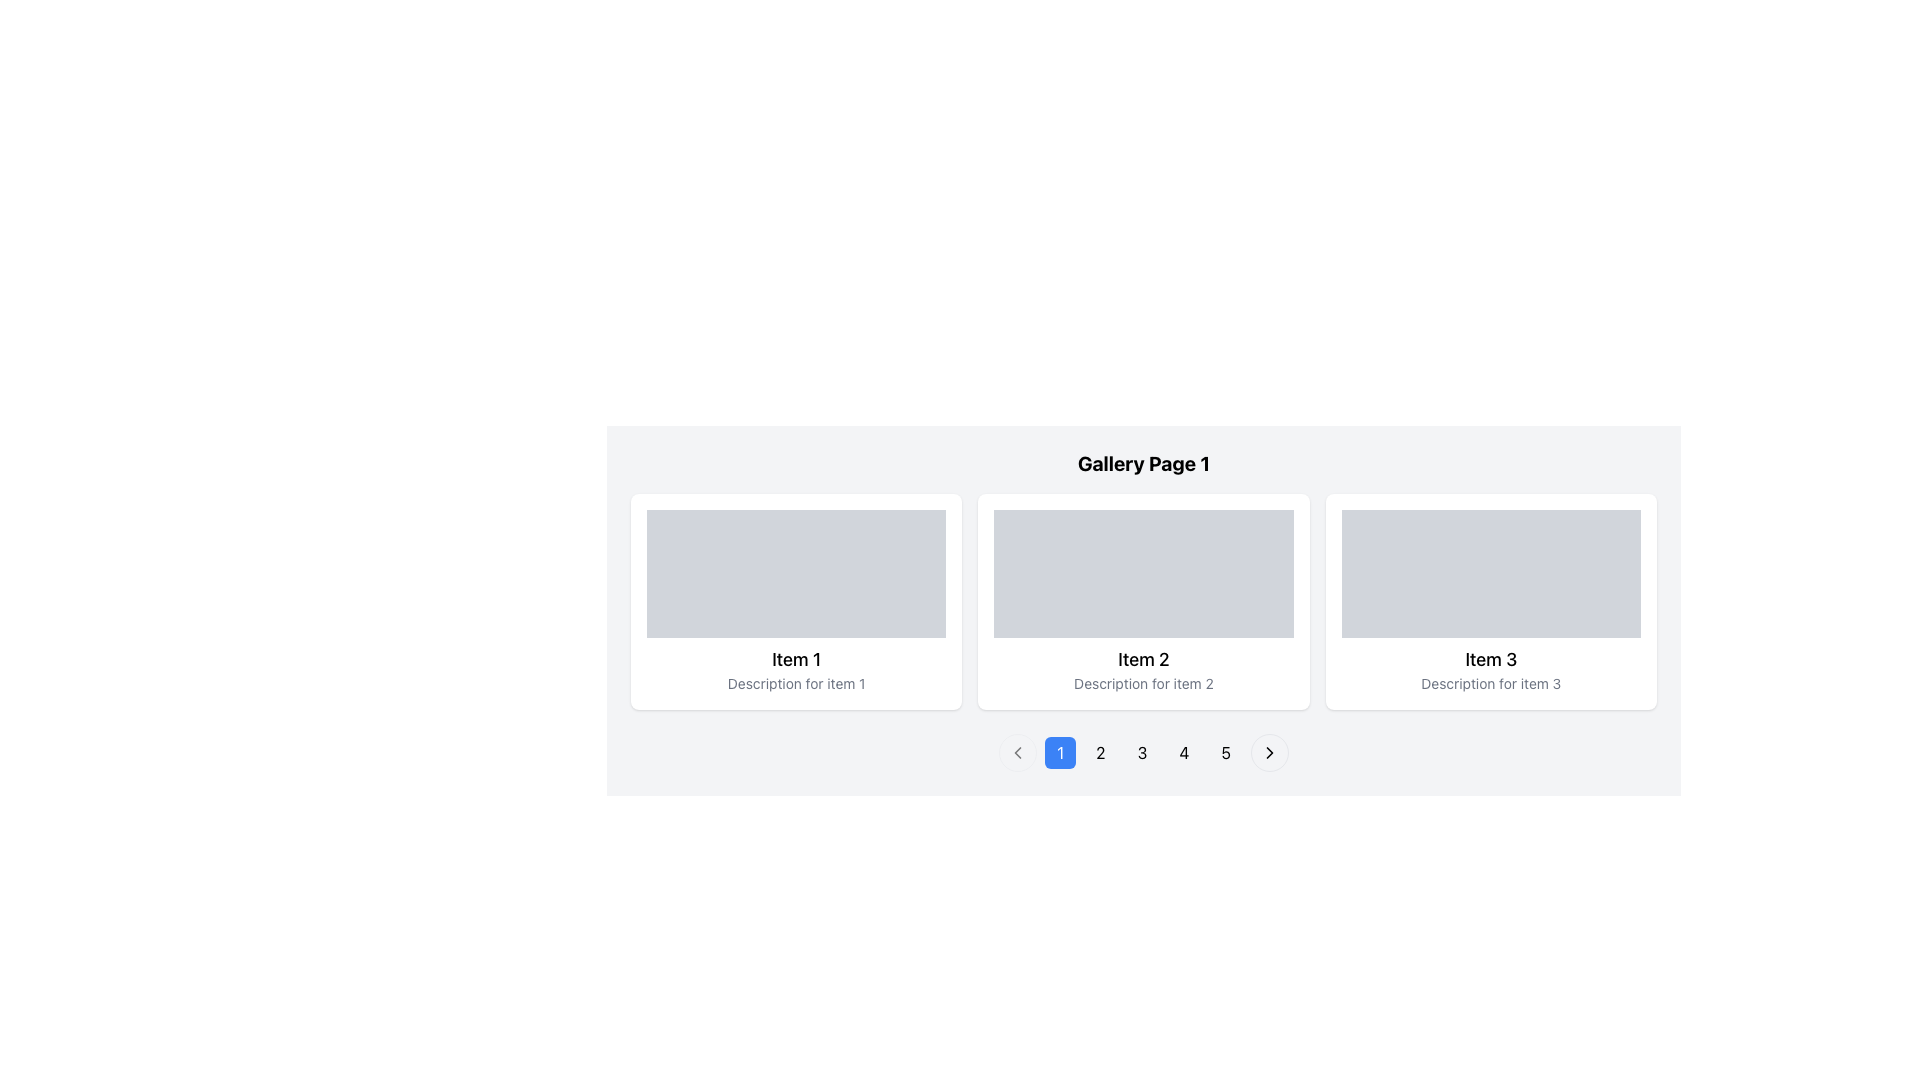 The width and height of the screenshot is (1920, 1080). I want to click on the text label located in the central lower portion of the card, which is directly above the description text and below an image placeholder, so click(795, 659).